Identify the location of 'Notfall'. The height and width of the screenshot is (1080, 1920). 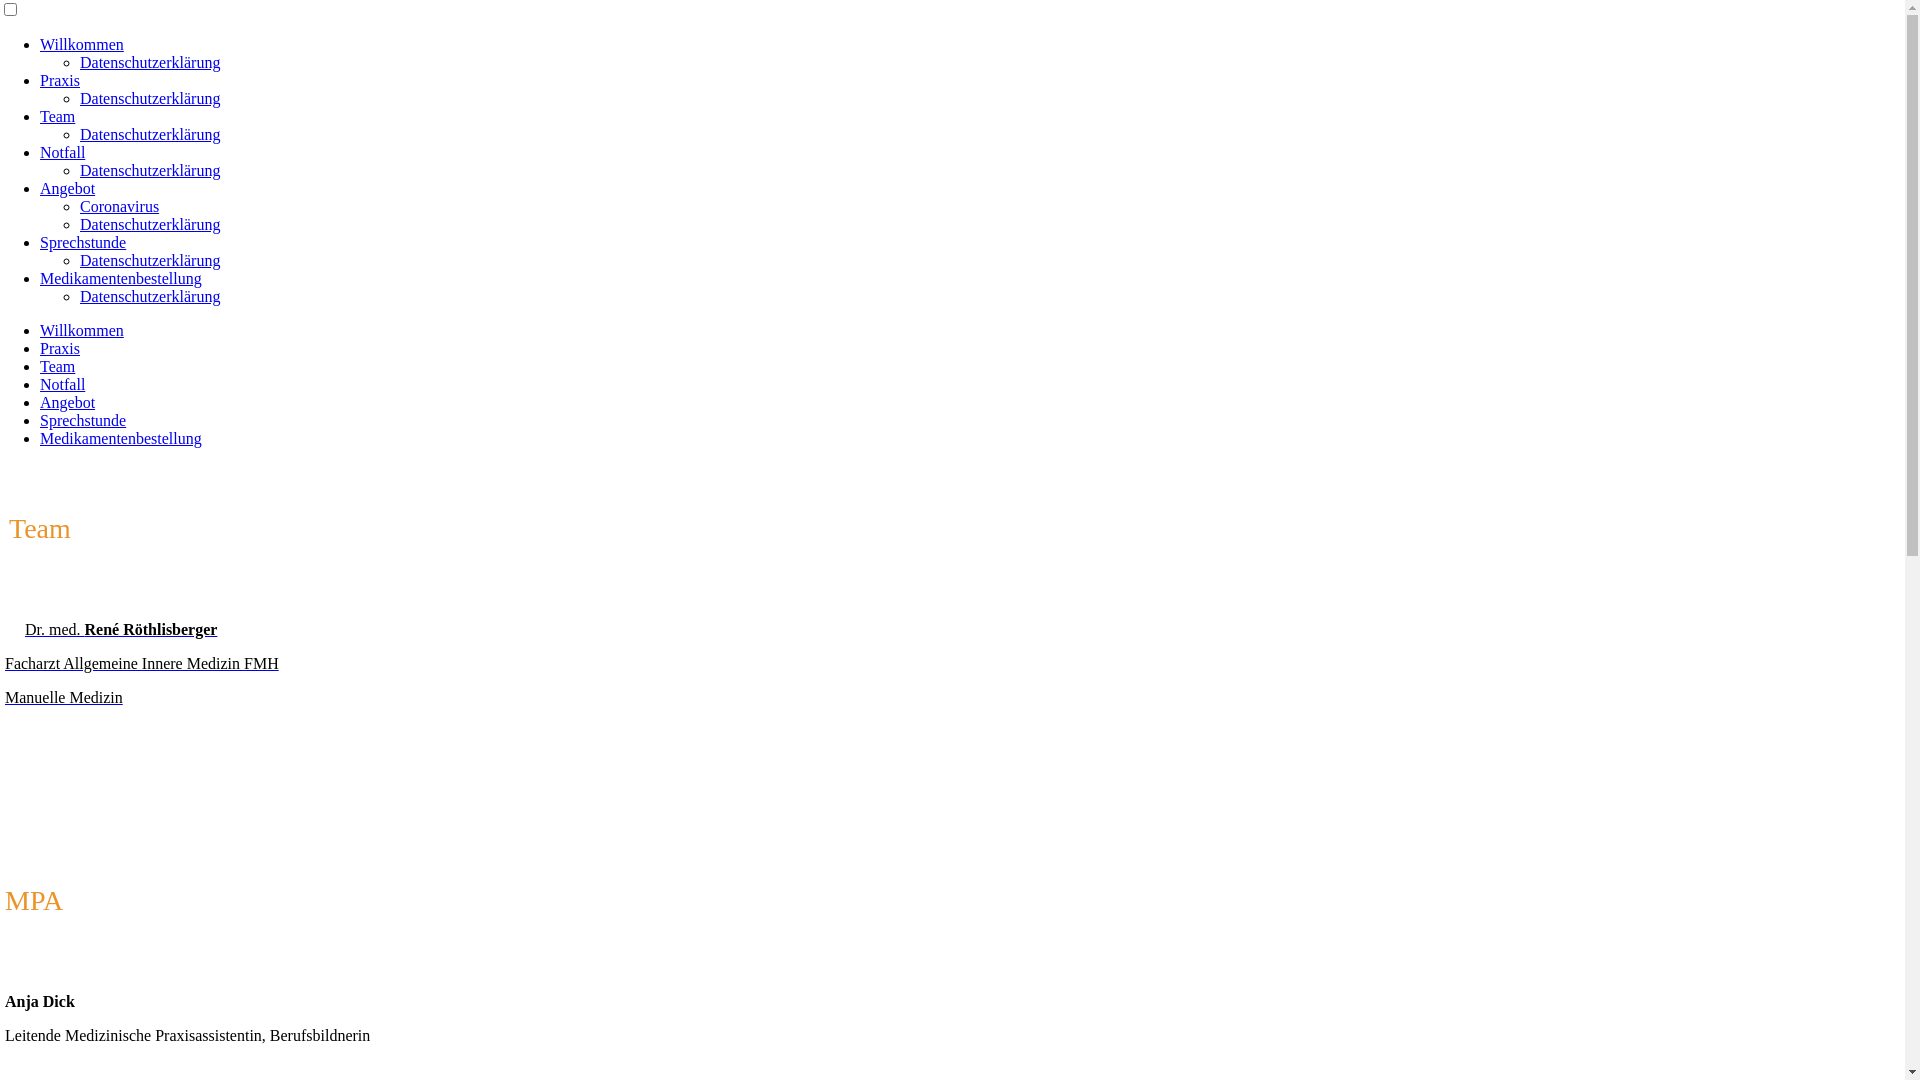
(39, 151).